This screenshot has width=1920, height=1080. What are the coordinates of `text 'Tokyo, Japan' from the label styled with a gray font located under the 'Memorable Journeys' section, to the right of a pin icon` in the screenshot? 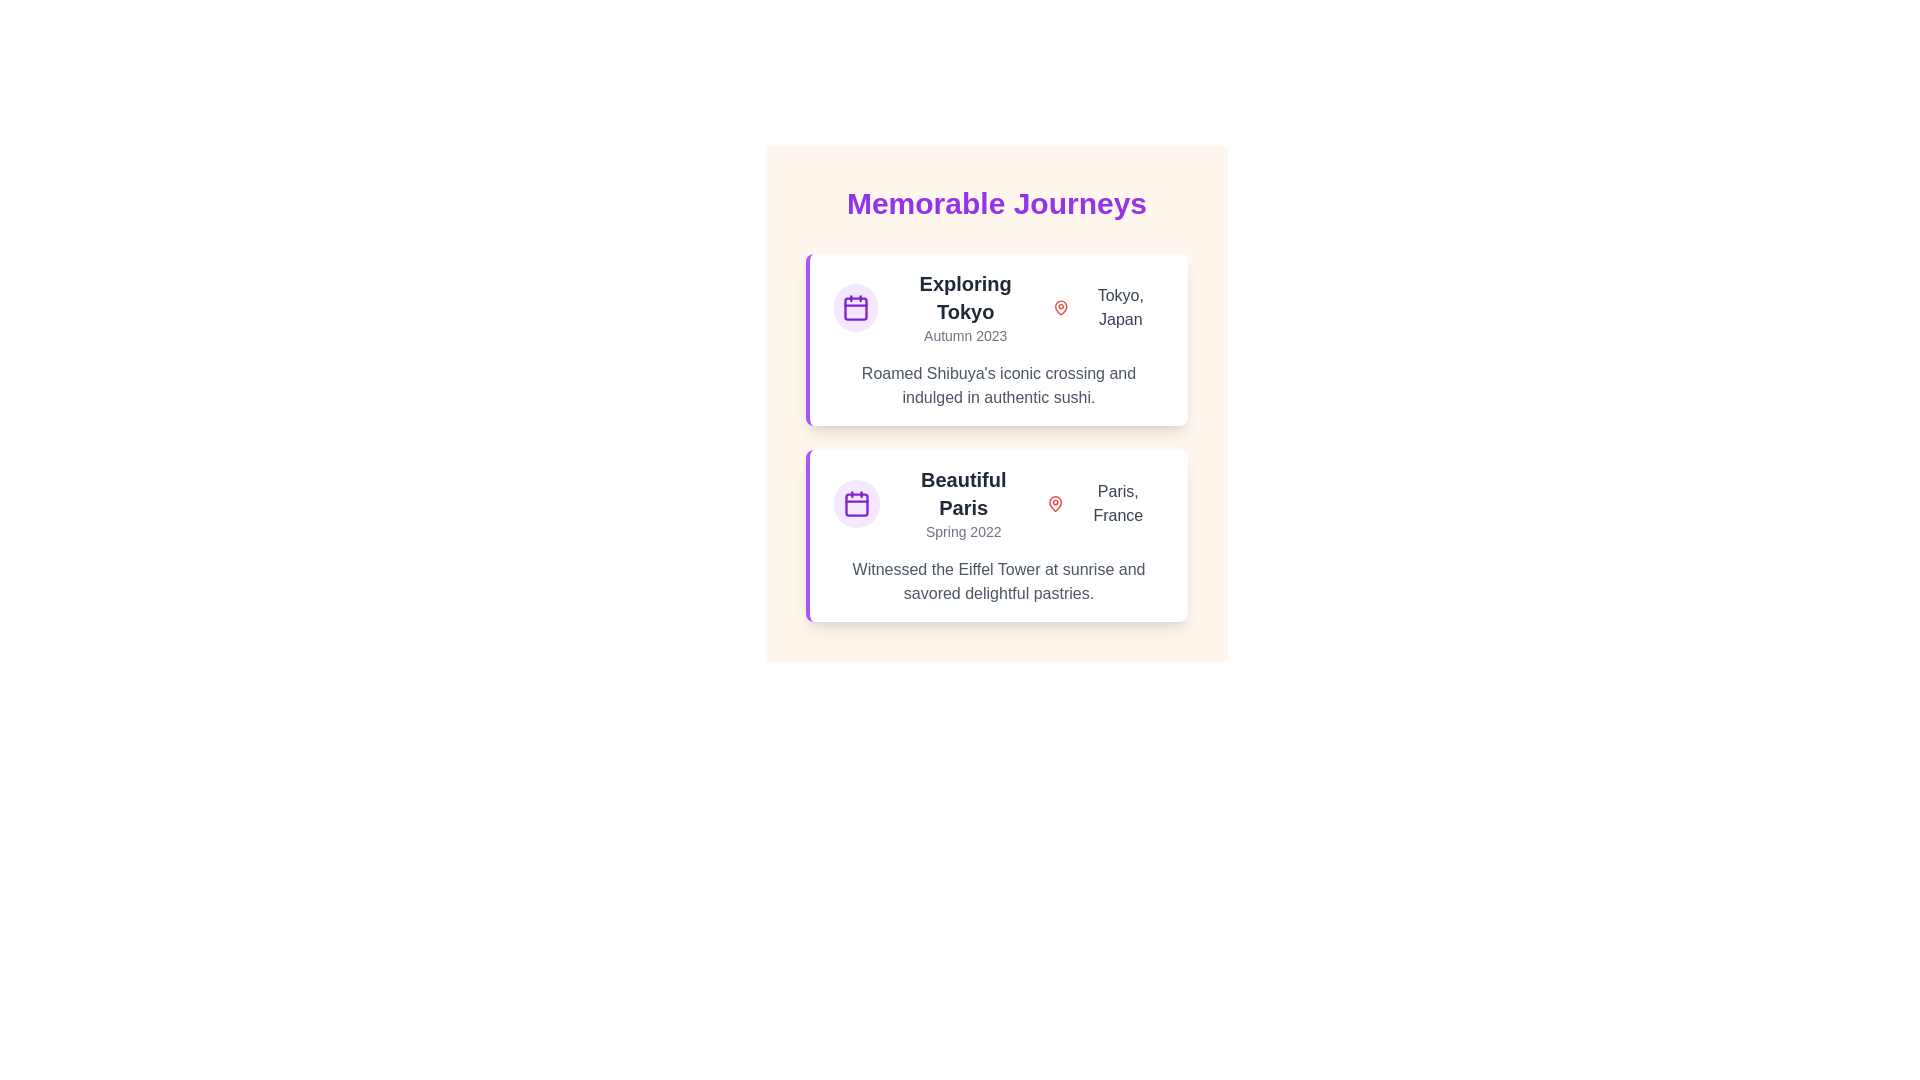 It's located at (1120, 308).